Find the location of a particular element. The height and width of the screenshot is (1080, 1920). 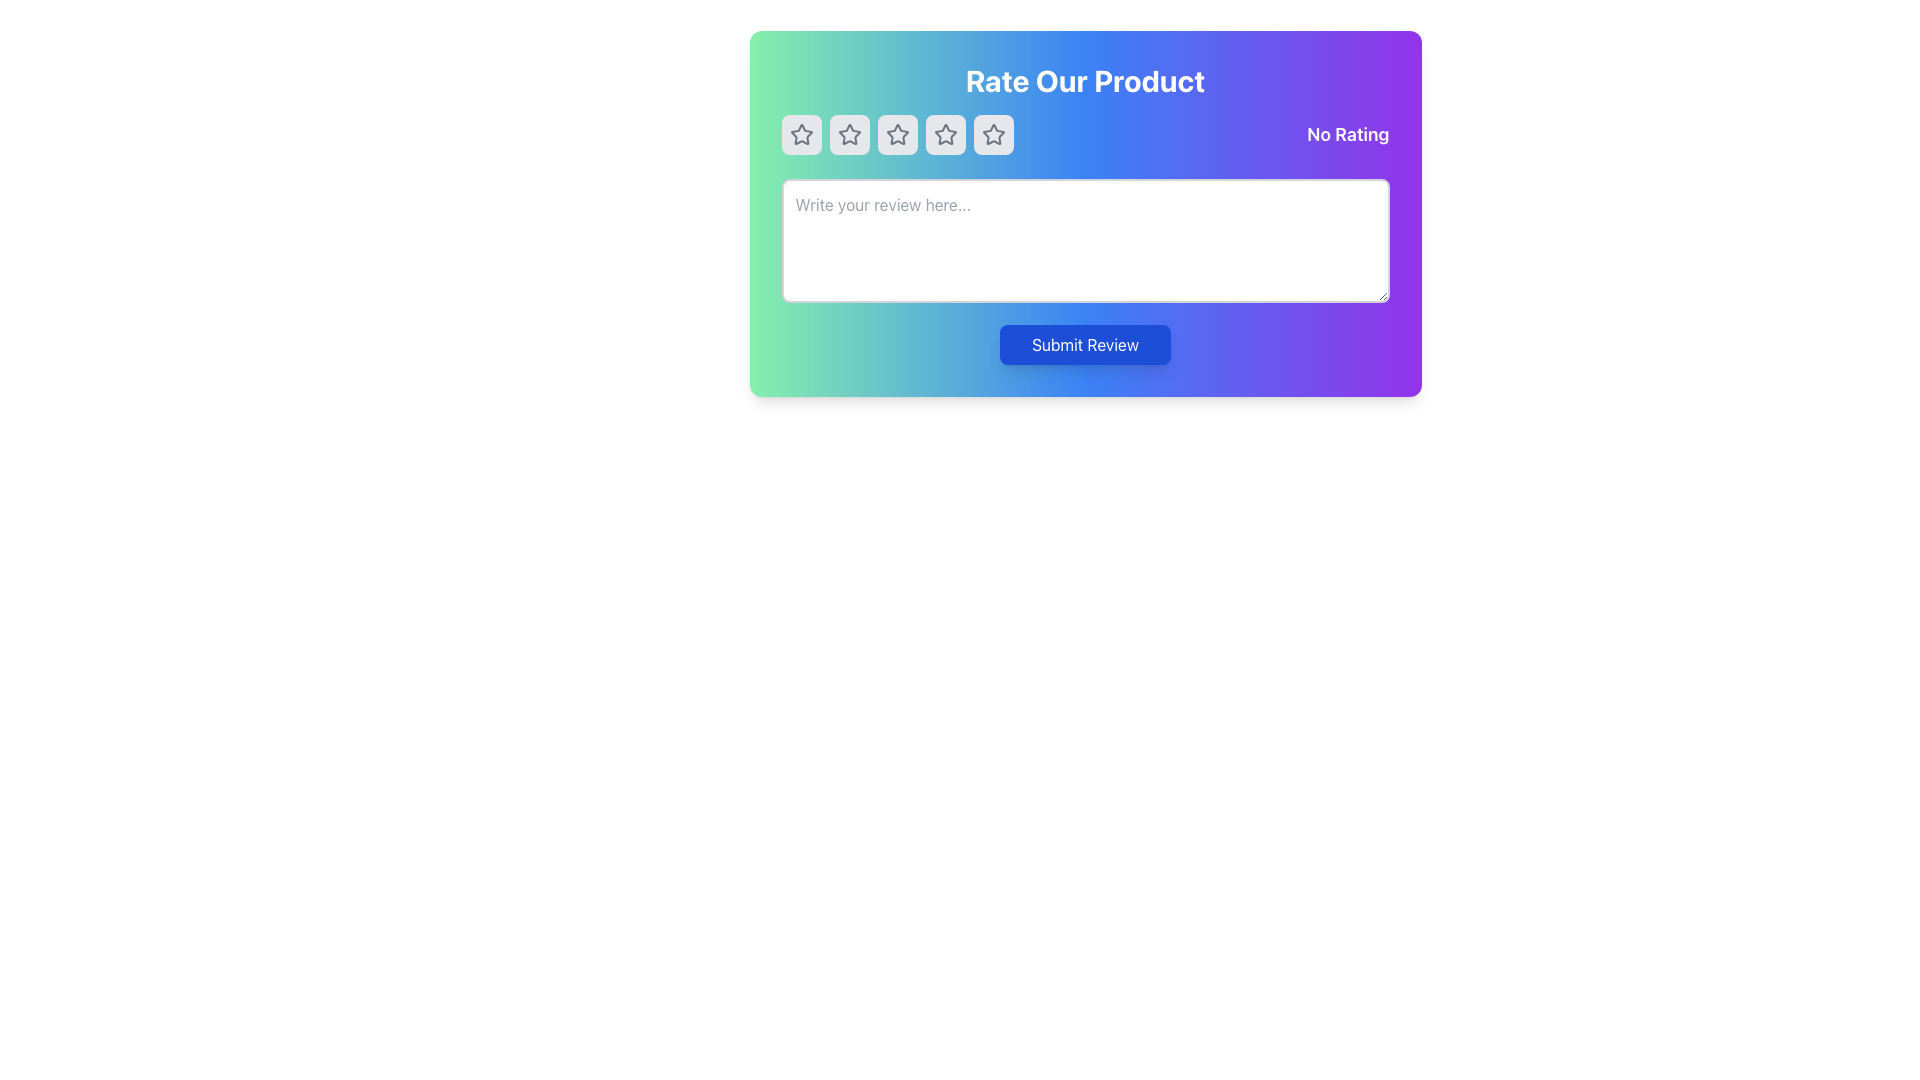

the fifth star button in the five-step rating system located in the top-left section of the gradient-colored modal under the text 'Rate Our Product' is located at coordinates (993, 135).